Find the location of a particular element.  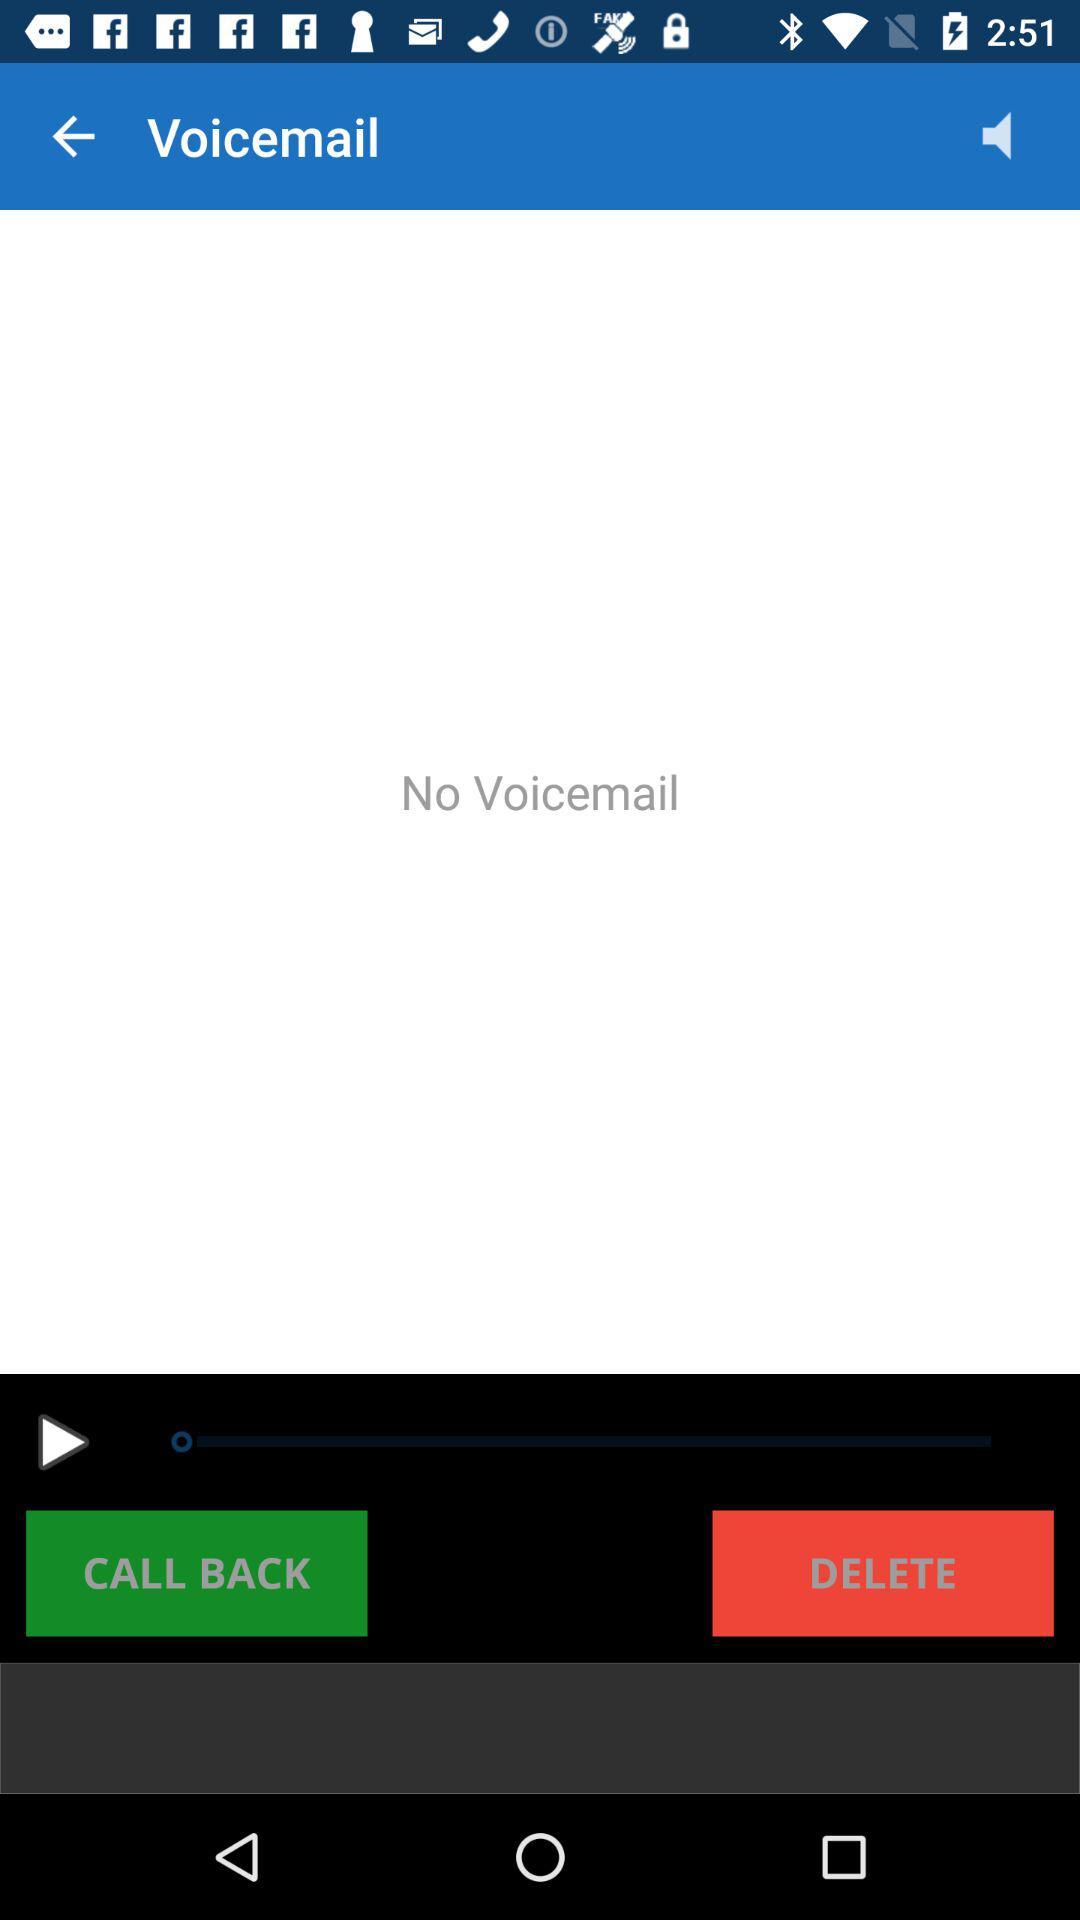

audio is located at coordinates (62, 1442).